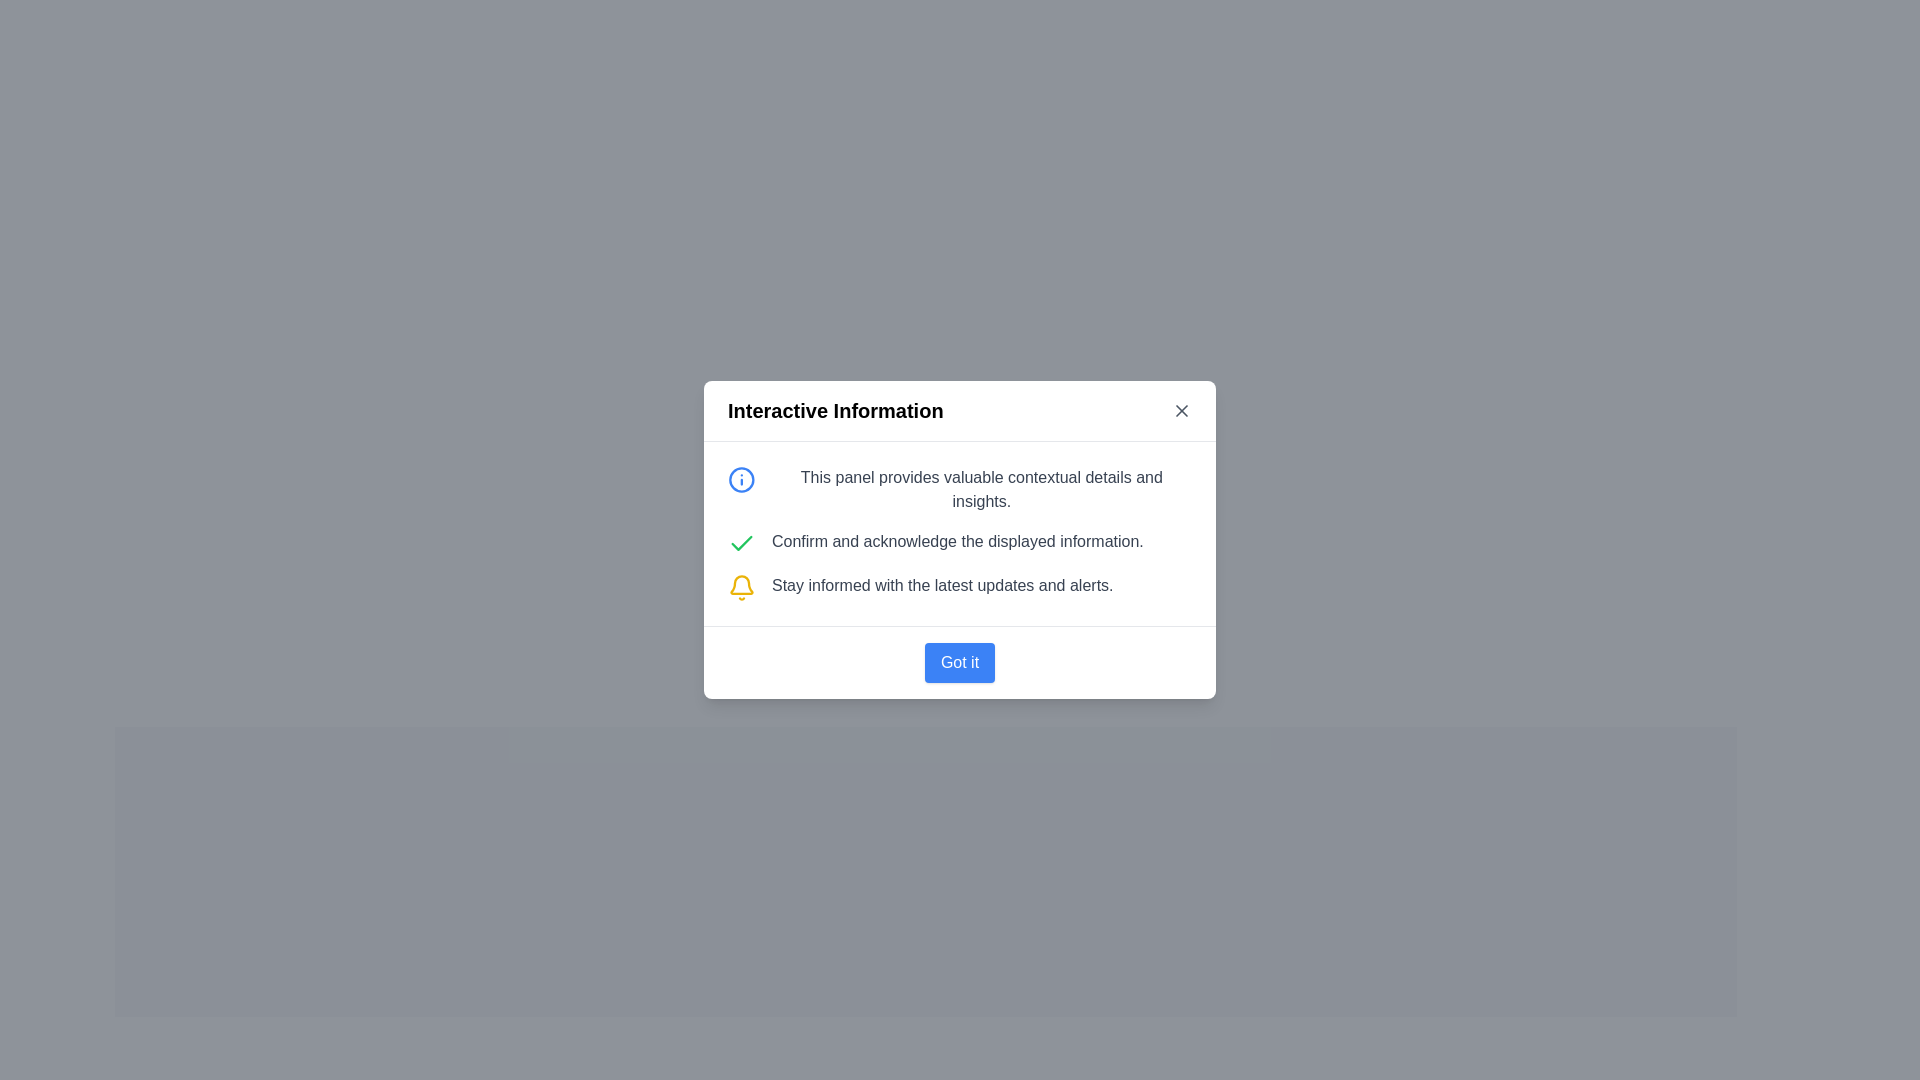 This screenshot has width=1920, height=1080. I want to click on the static text element that provides a confirmation message or instruction, located in the middle section of a modal dialog, positioned directly to the right of a green checkmark icon, so click(956, 542).